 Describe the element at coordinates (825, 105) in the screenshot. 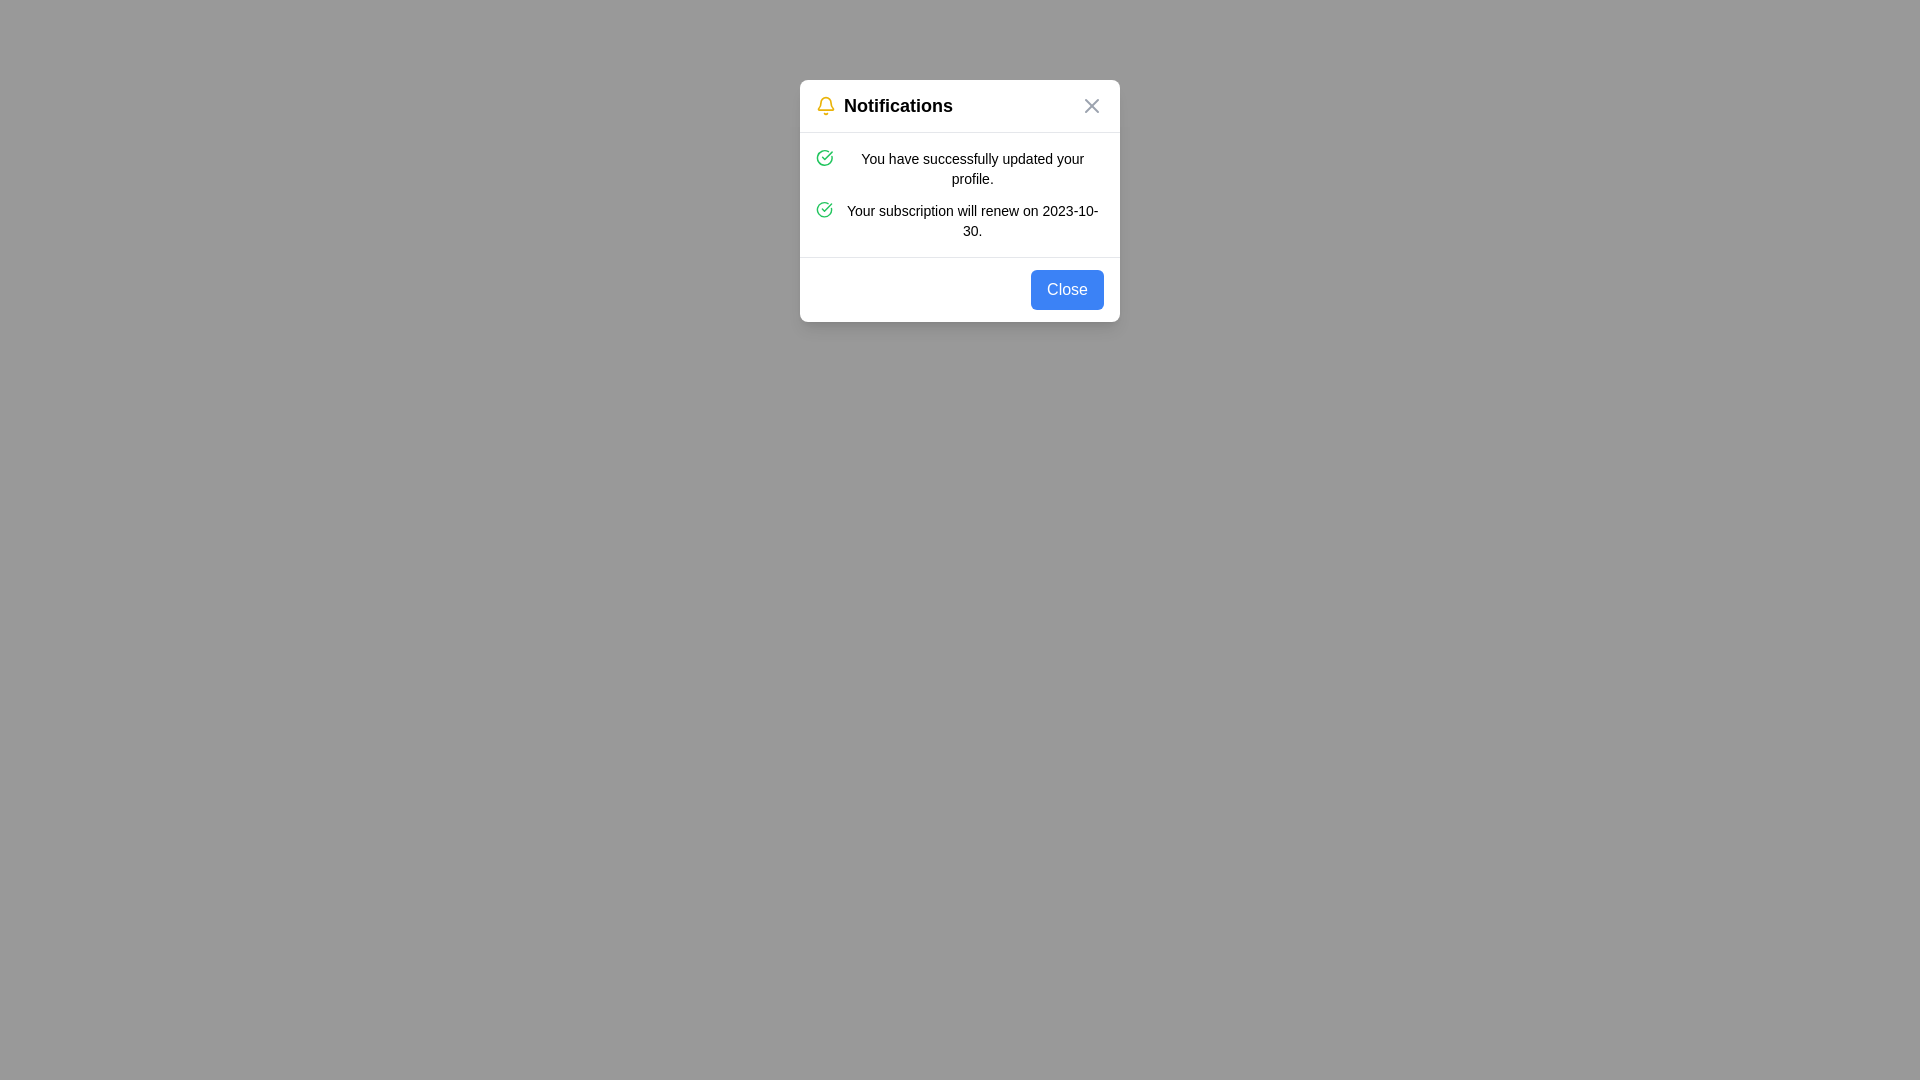

I see `the bell icon which serves as a visual cue for notifications located at the top-left corner of the notification popup box, immediately to the left of the 'Notifications' title` at that location.